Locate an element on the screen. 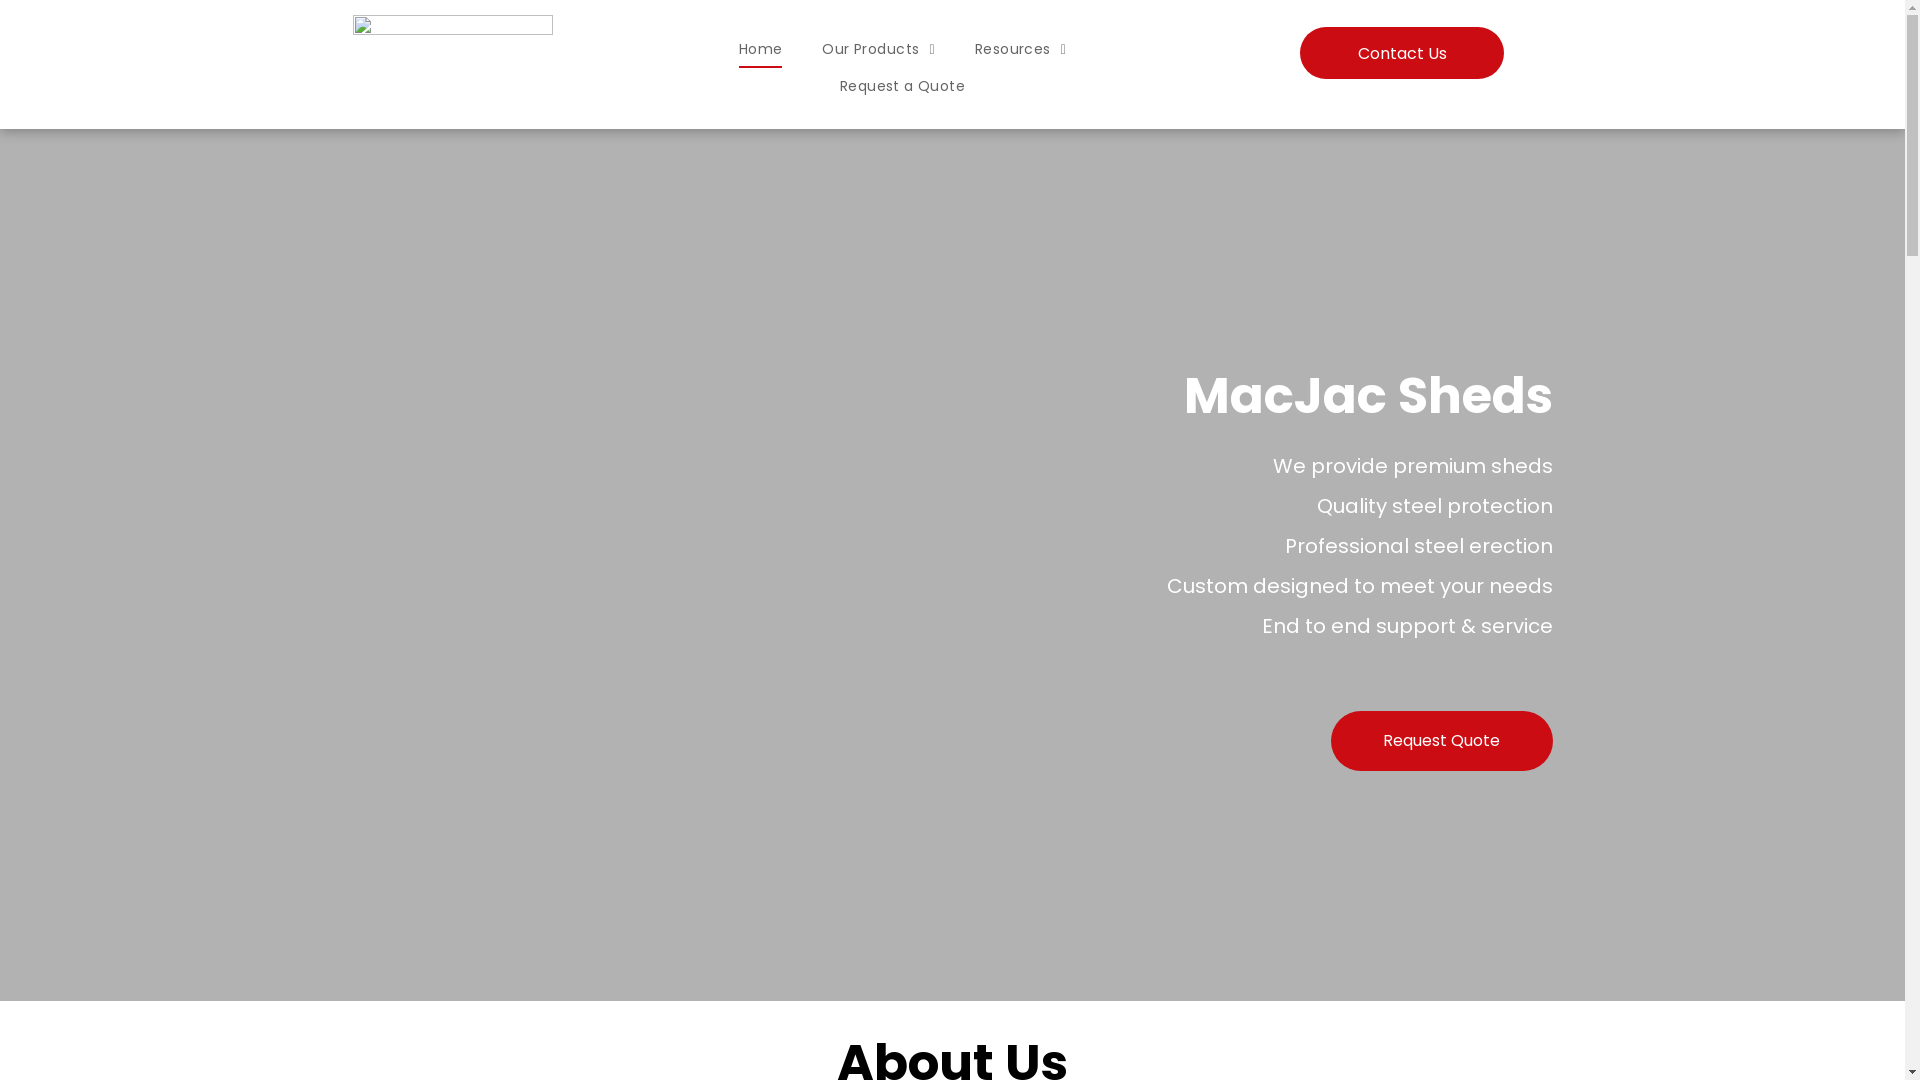 Image resolution: width=1920 pixels, height=1080 pixels. 'Our Products' is located at coordinates (878, 48).